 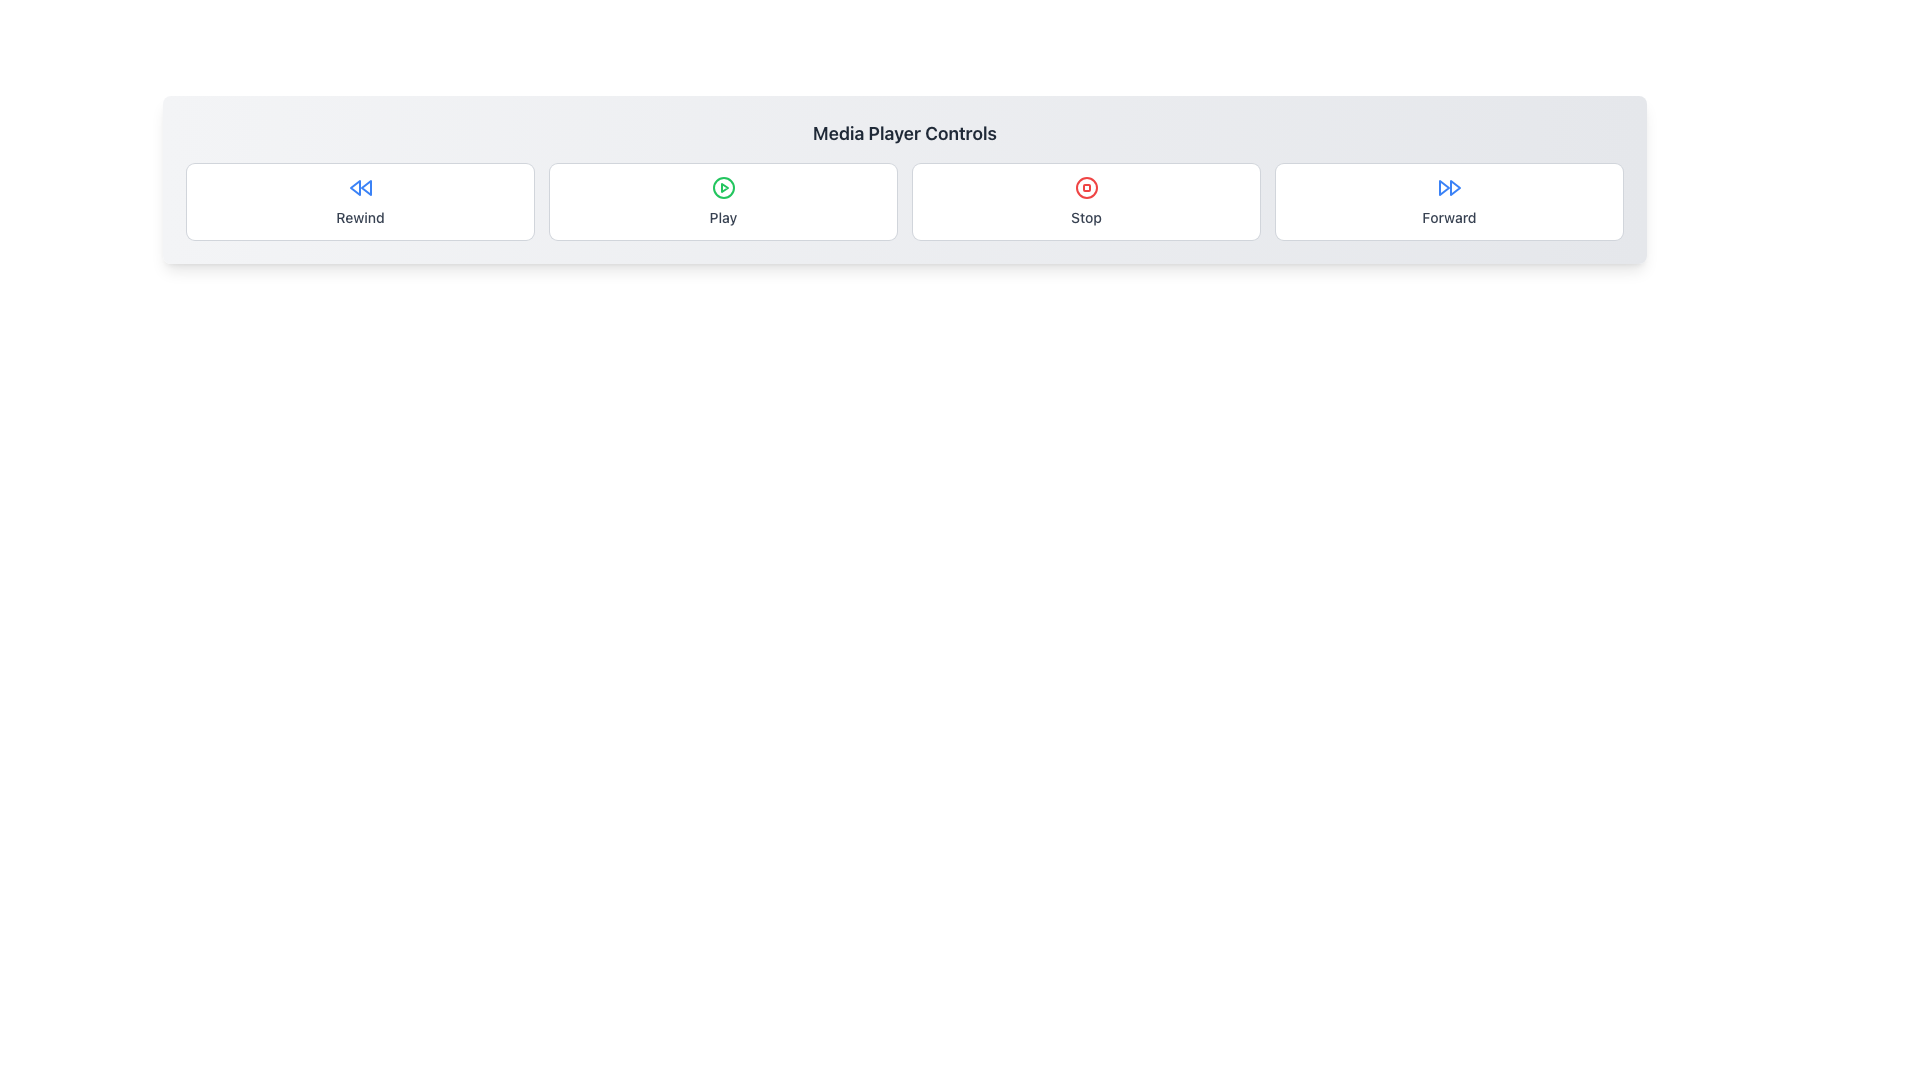 I want to click on the 'Rewind' control icon in the media player interface, so click(x=360, y=188).